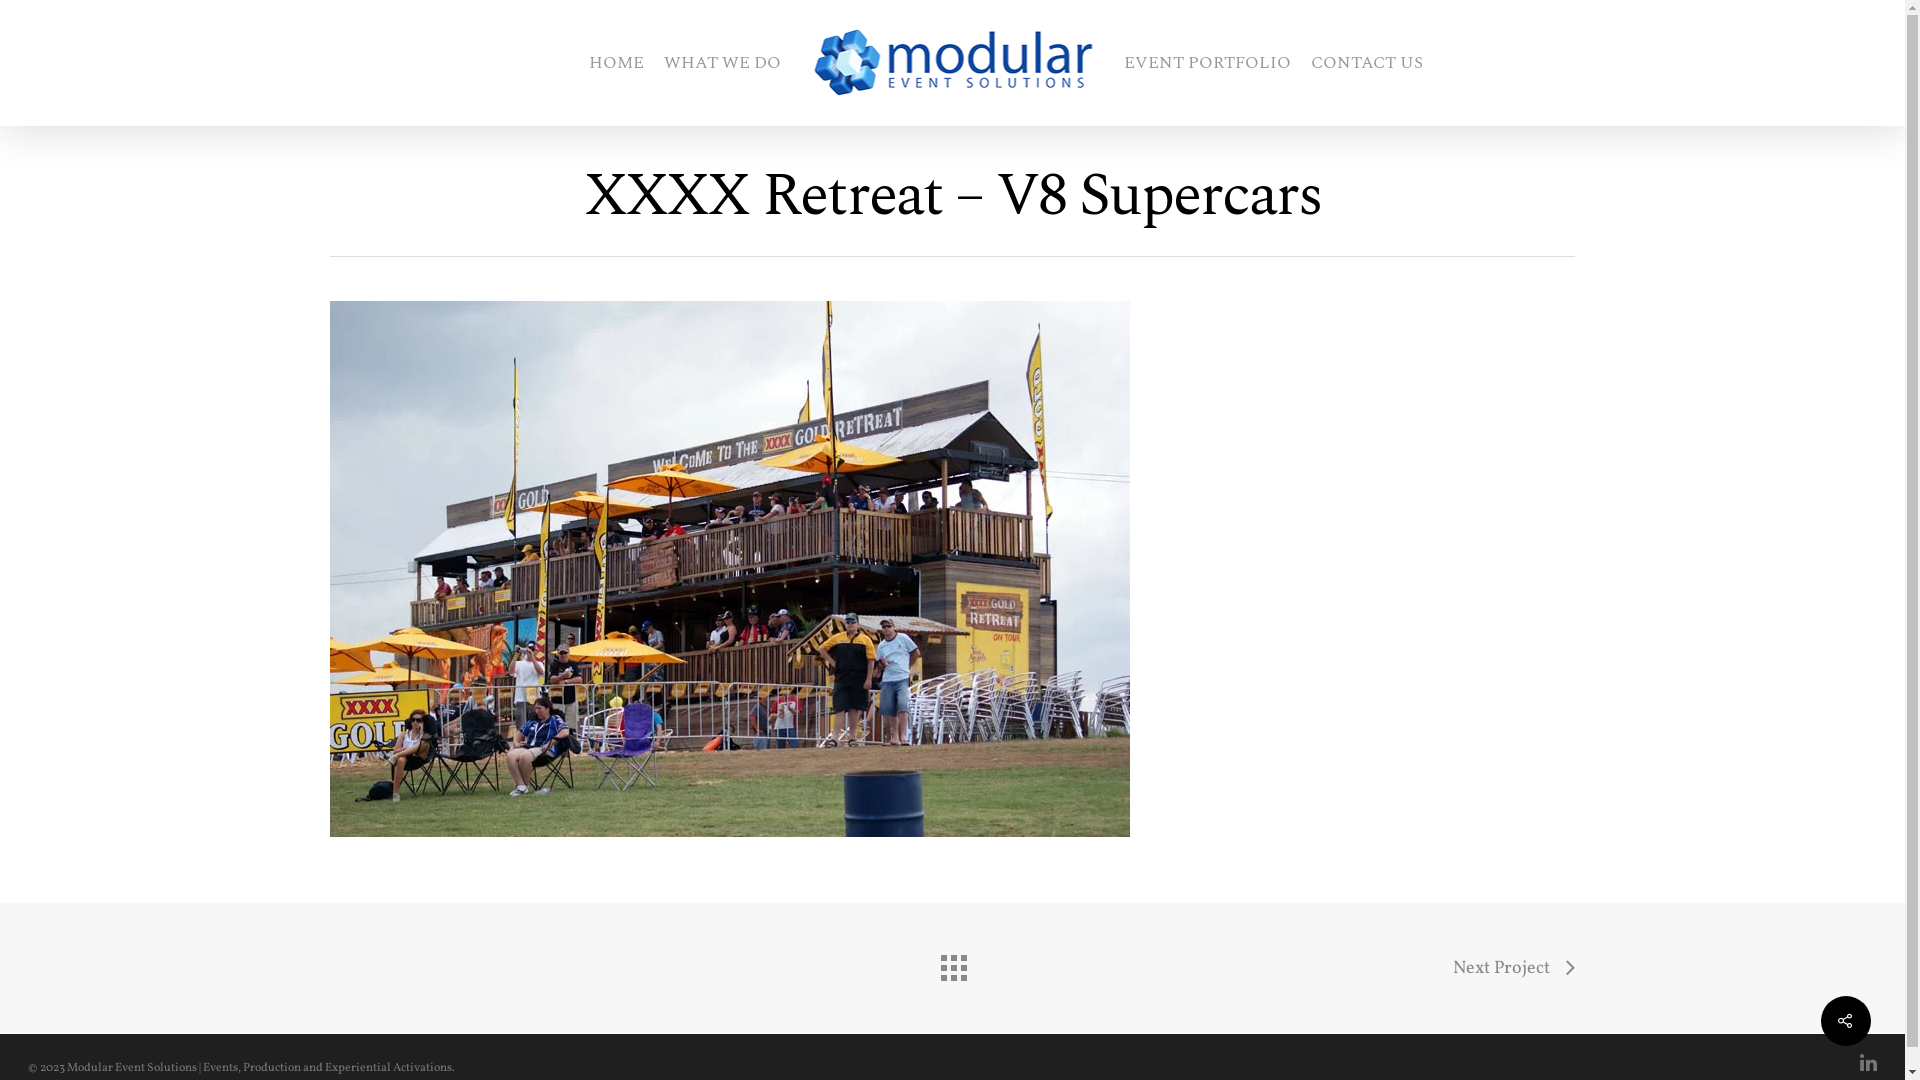  What do you see at coordinates (1206, 61) in the screenshot?
I see `'EVENT PORTFOLIO'` at bounding box center [1206, 61].